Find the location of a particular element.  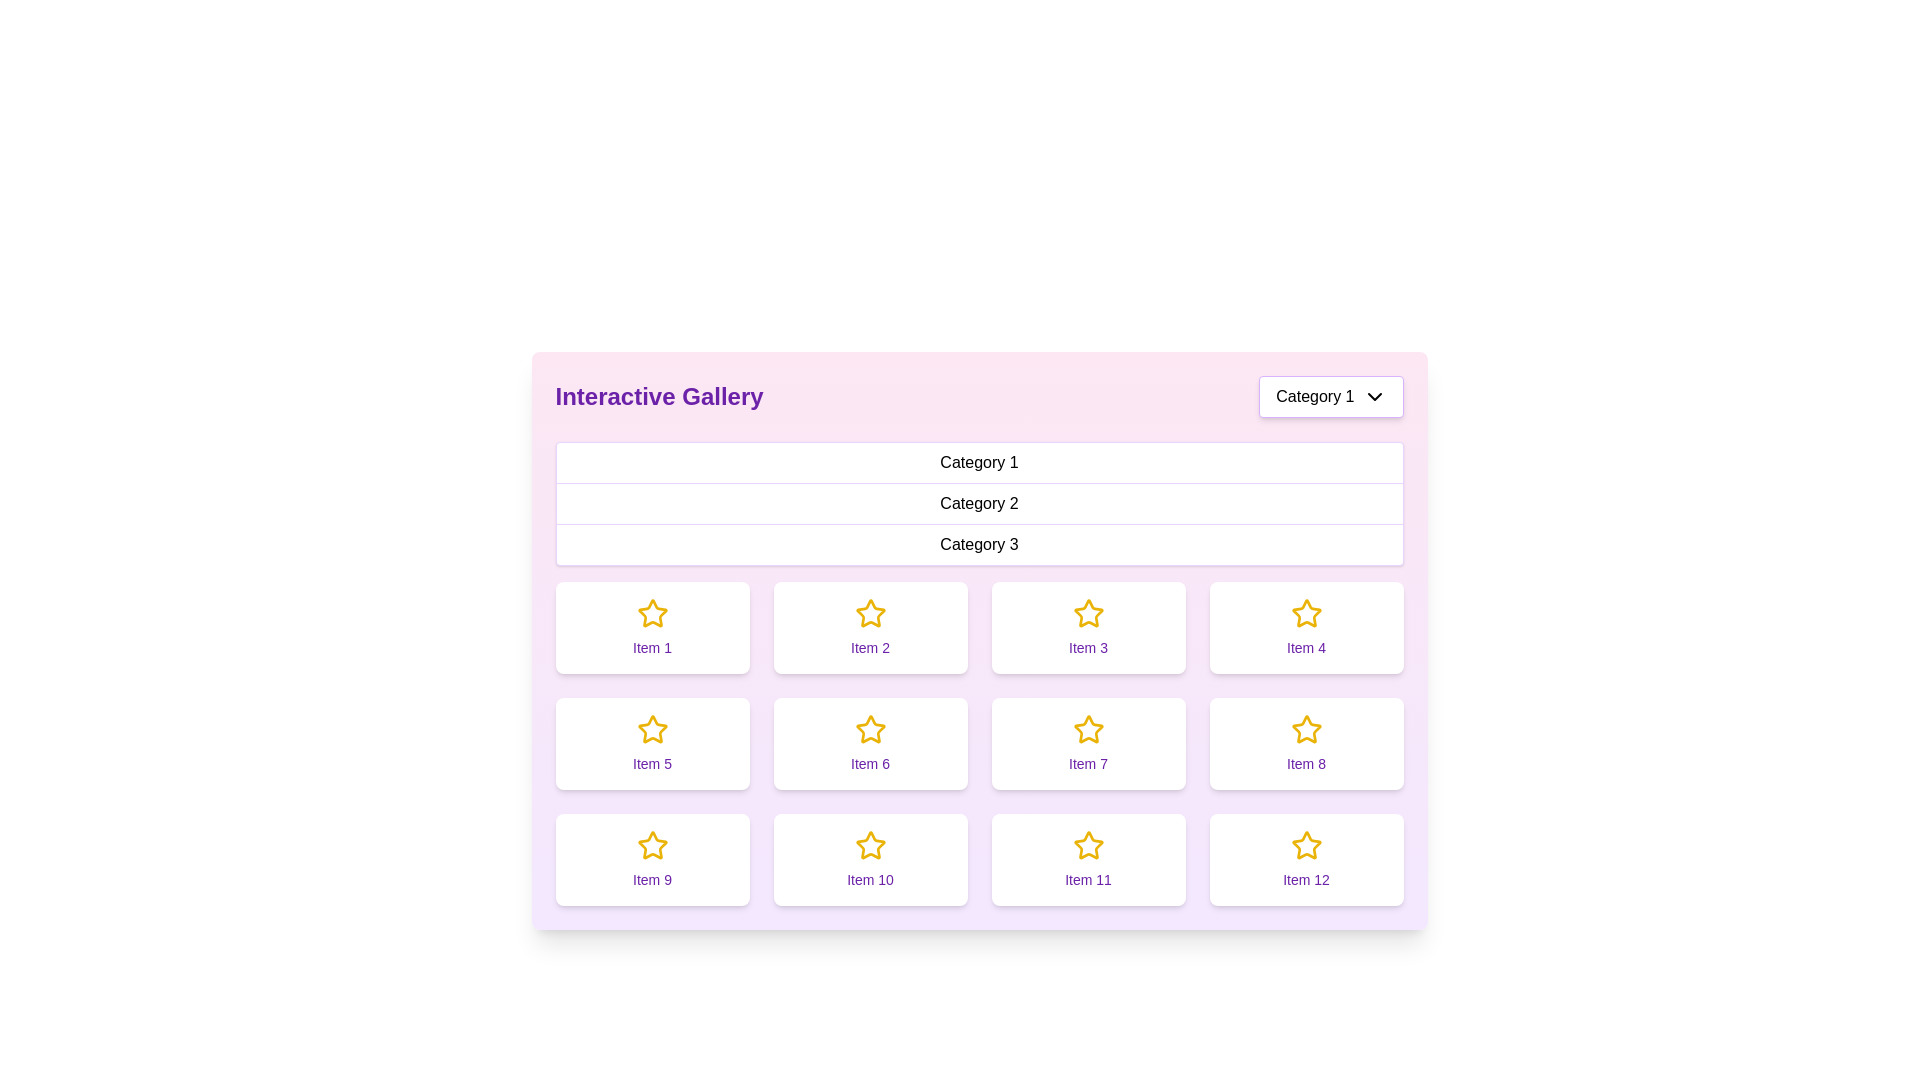

the star icon in the eighth position of the grid layout, which is used for rating or marking an item as a favorite is located at coordinates (1306, 729).